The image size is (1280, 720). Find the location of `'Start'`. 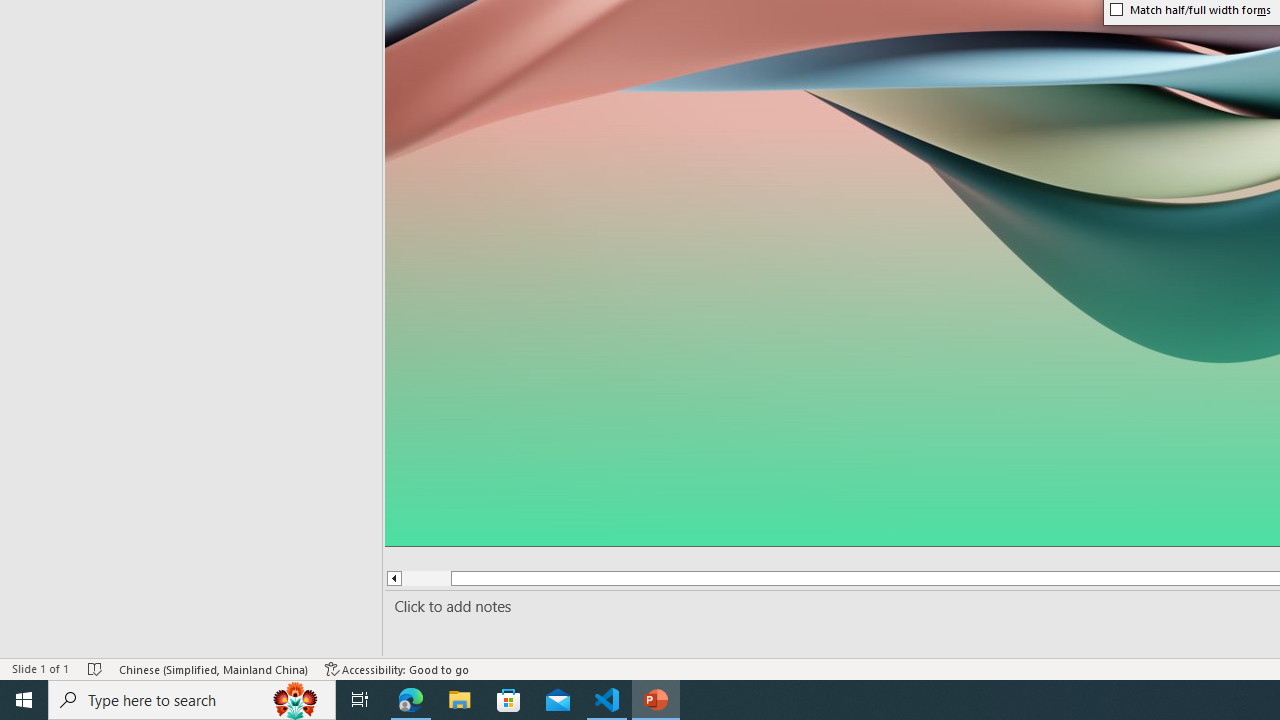

'Start' is located at coordinates (24, 698).